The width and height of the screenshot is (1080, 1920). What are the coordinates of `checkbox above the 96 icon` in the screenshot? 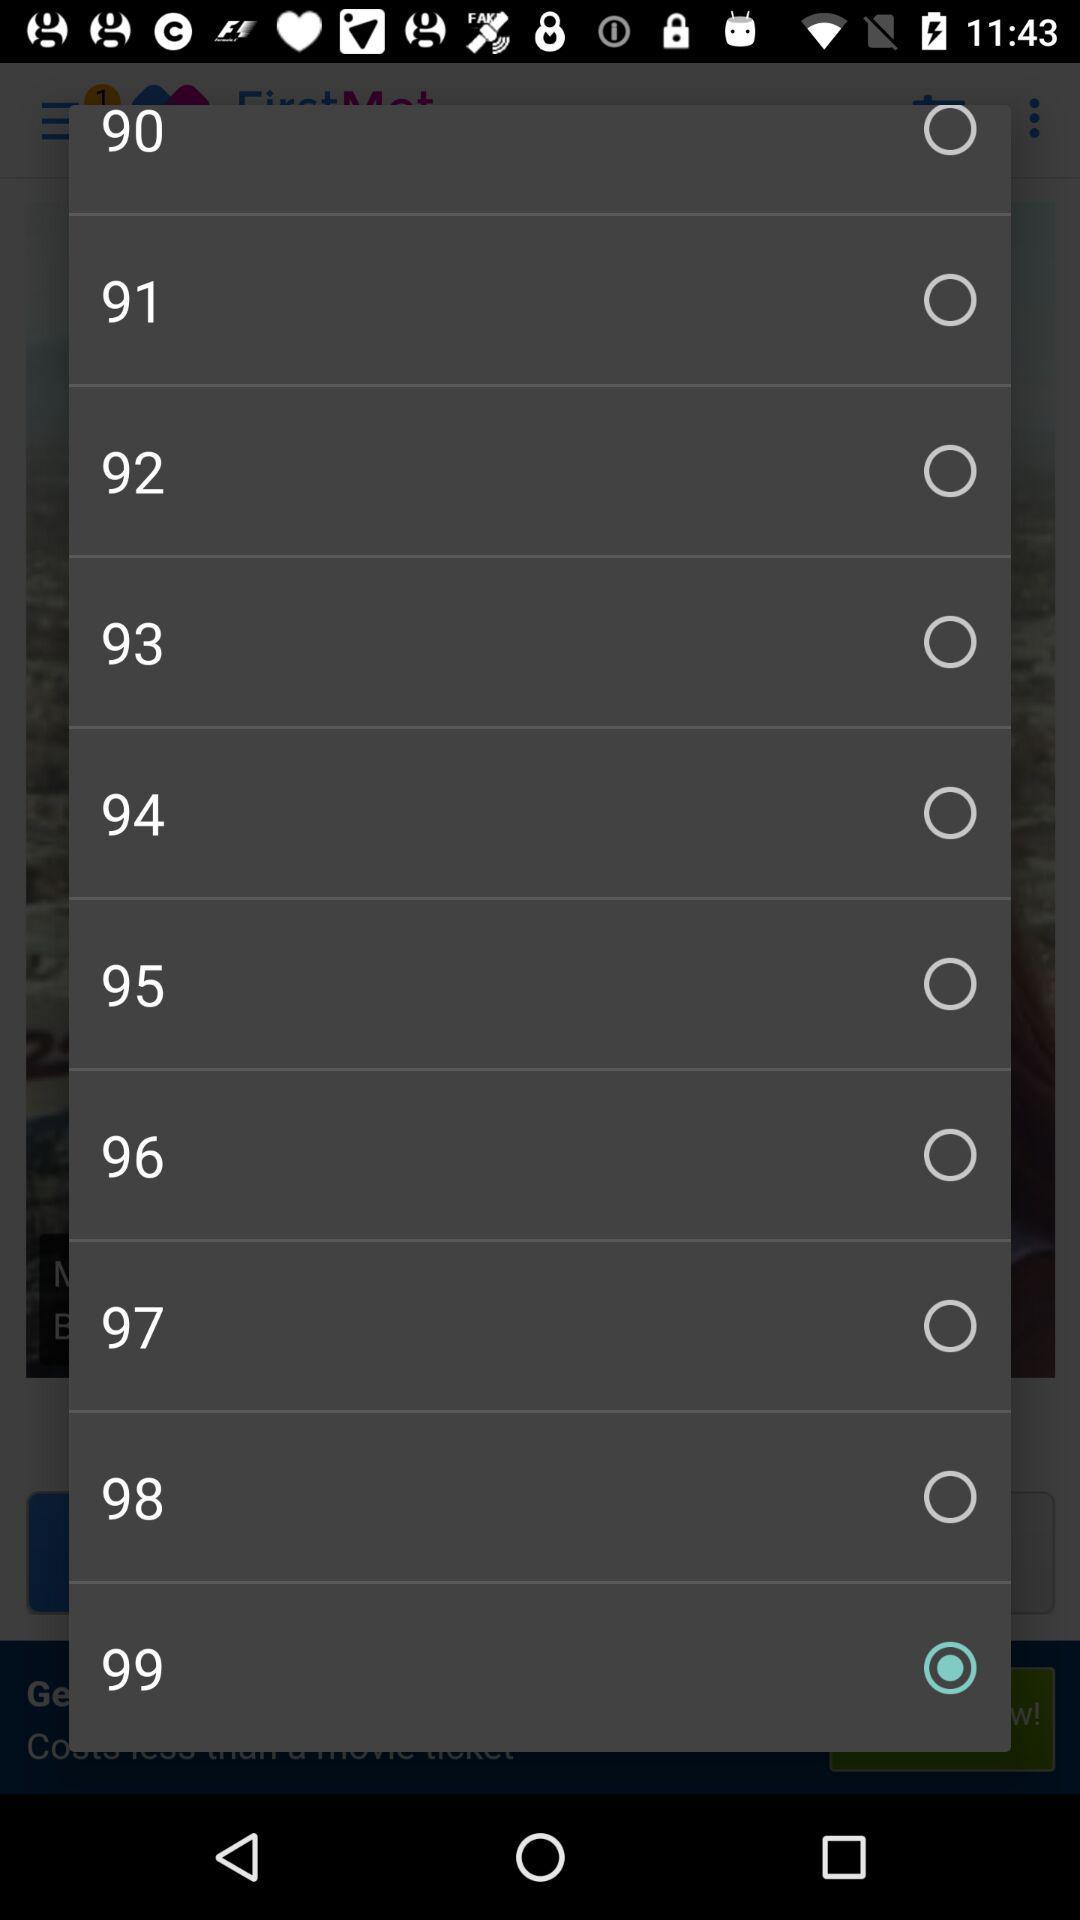 It's located at (540, 983).